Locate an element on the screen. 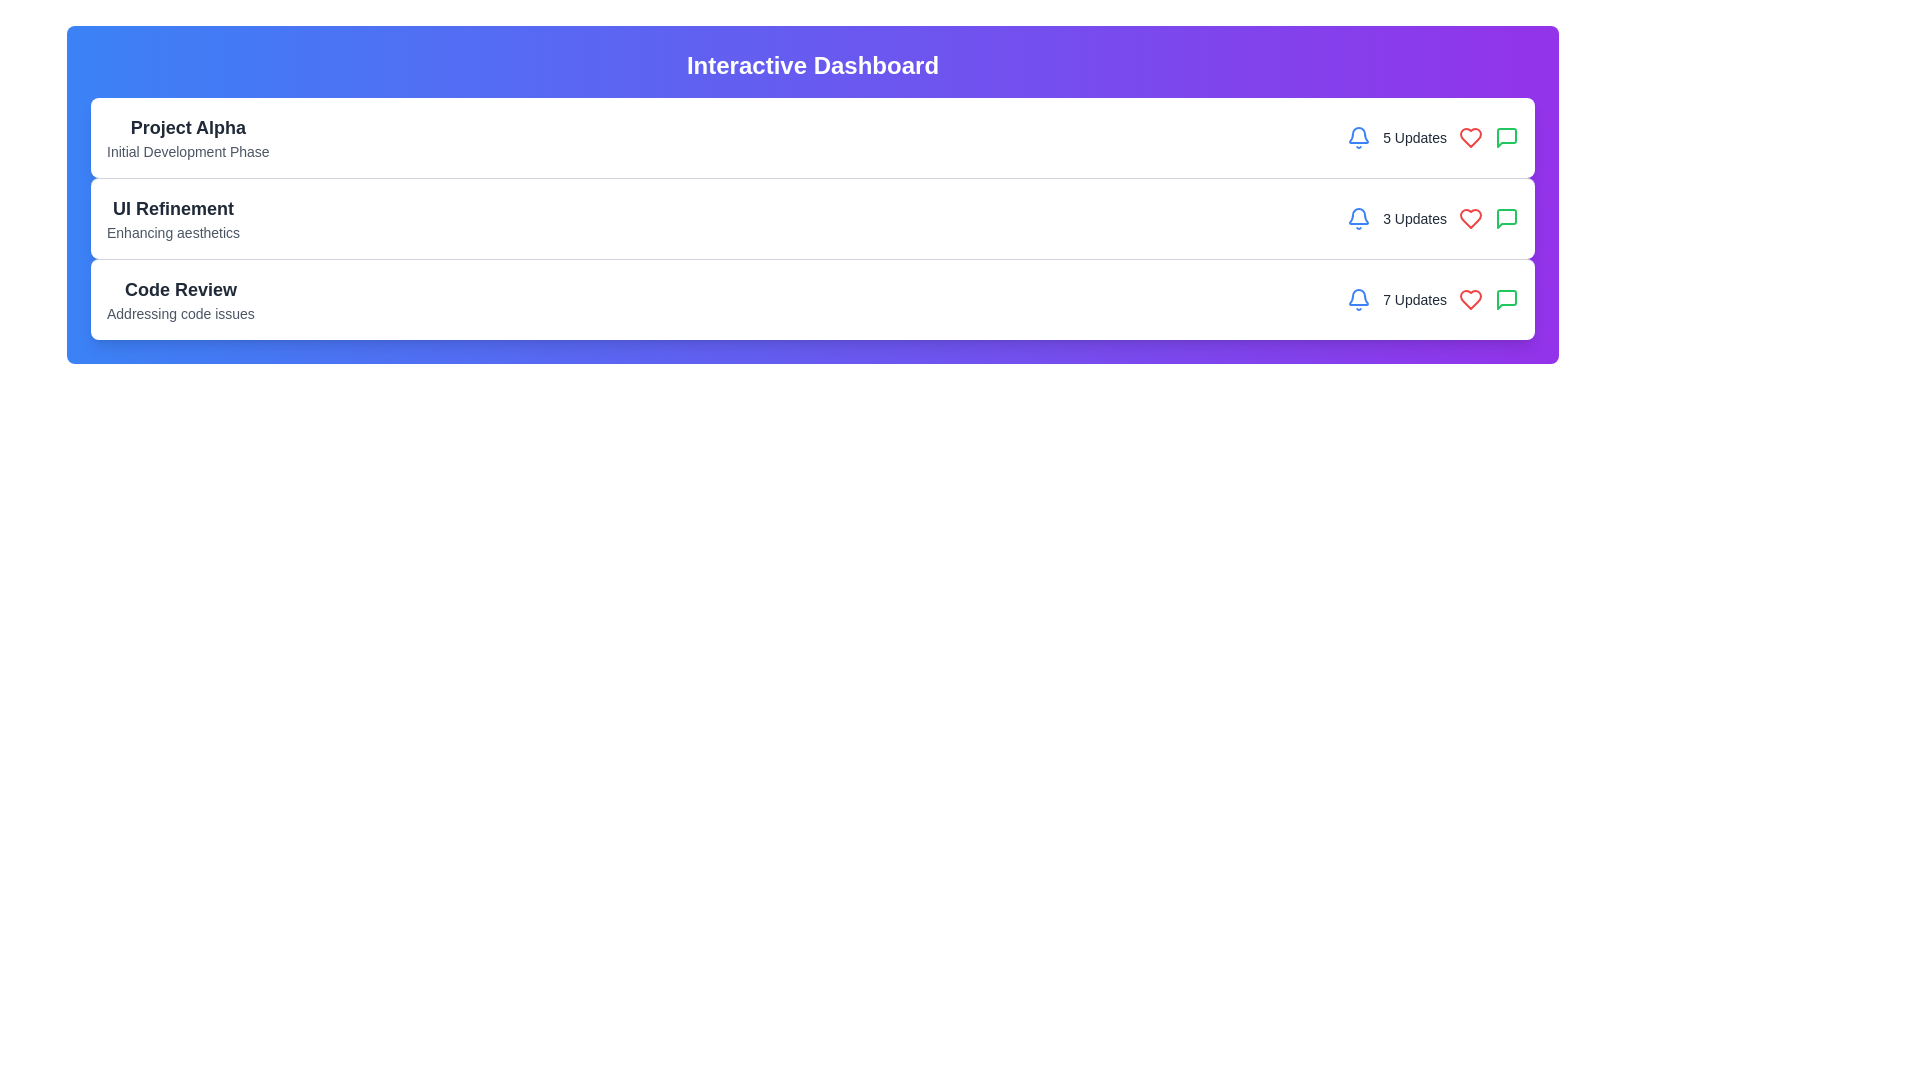 The image size is (1920, 1080). the heart-shaped icon used to express a 'like' or 'favorite' action, located between '5 Updates' and a green speech bubble icon in the interactive component group is located at coordinates (1470, 137).